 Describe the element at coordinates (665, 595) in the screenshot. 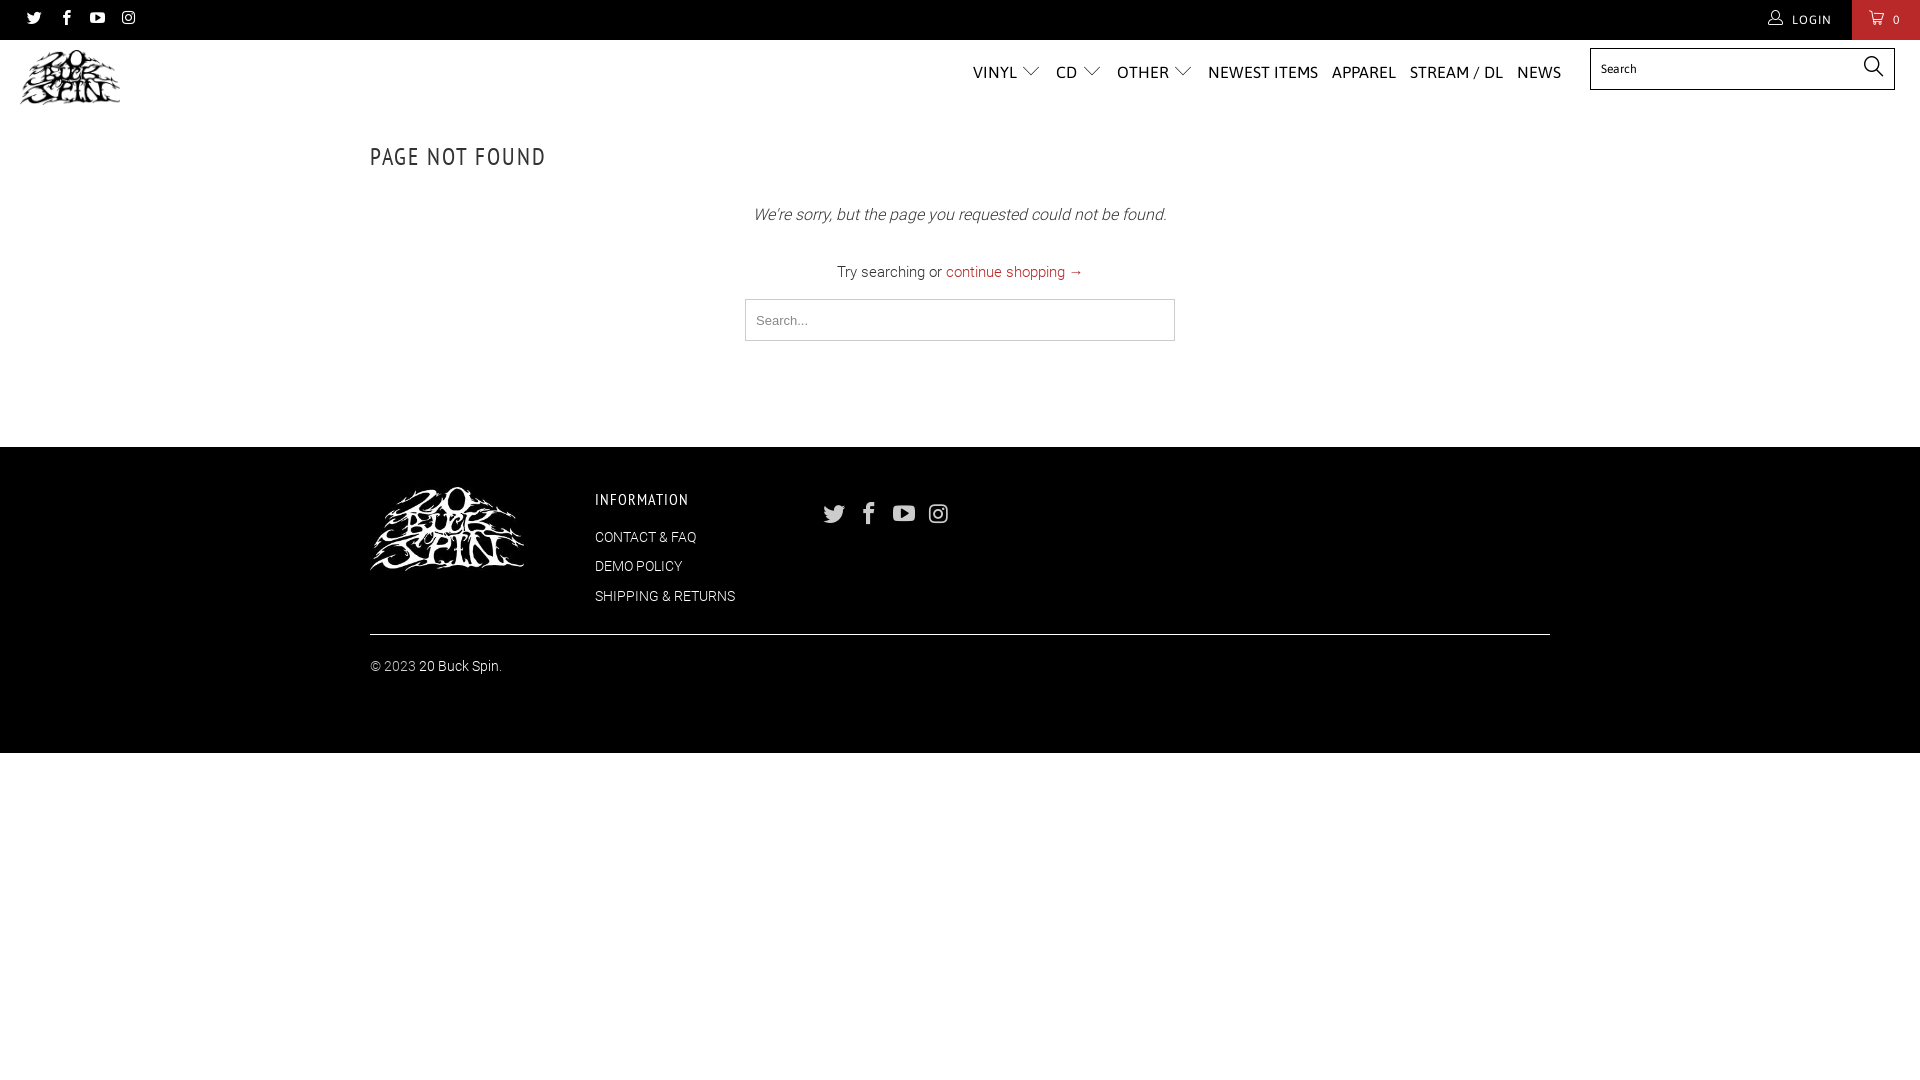

I see `'SHIPPING & RETURNS'` at that location.